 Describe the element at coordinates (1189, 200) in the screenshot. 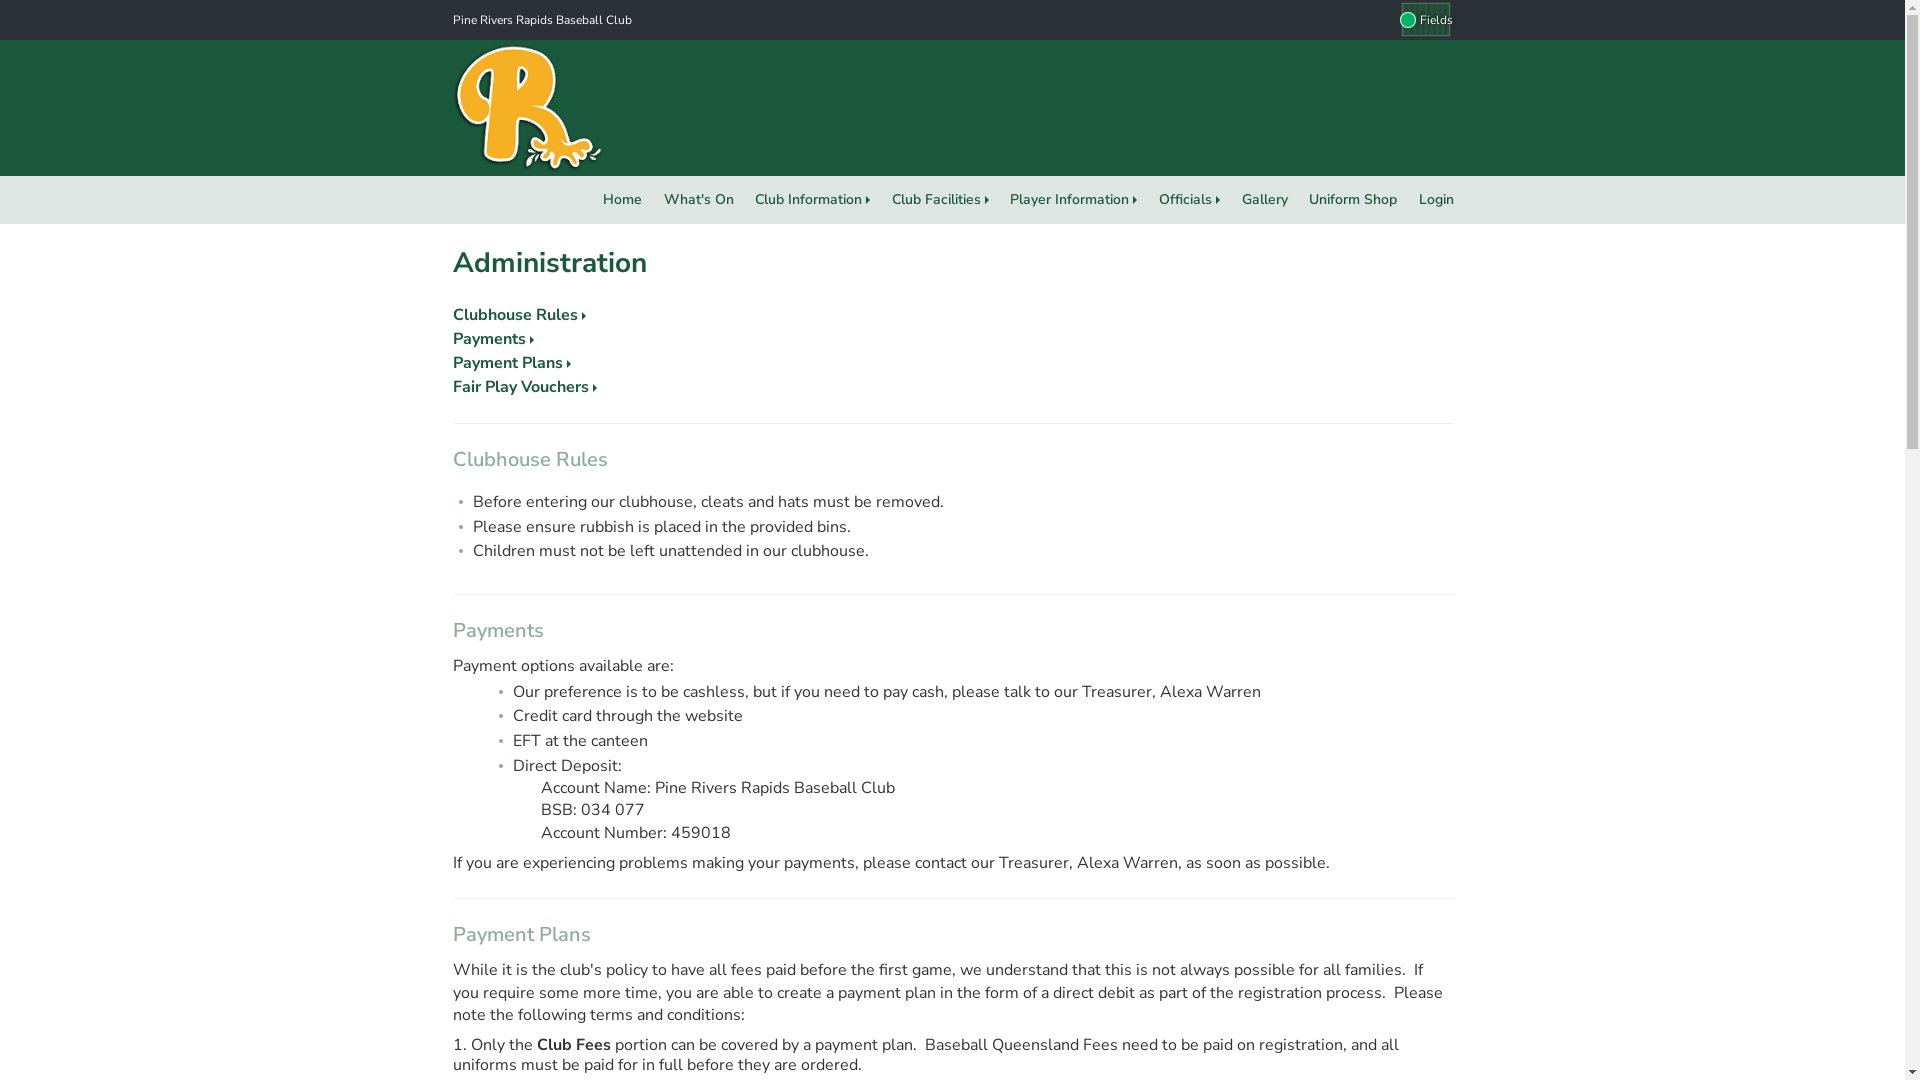

I see `'Officials'` at that location.